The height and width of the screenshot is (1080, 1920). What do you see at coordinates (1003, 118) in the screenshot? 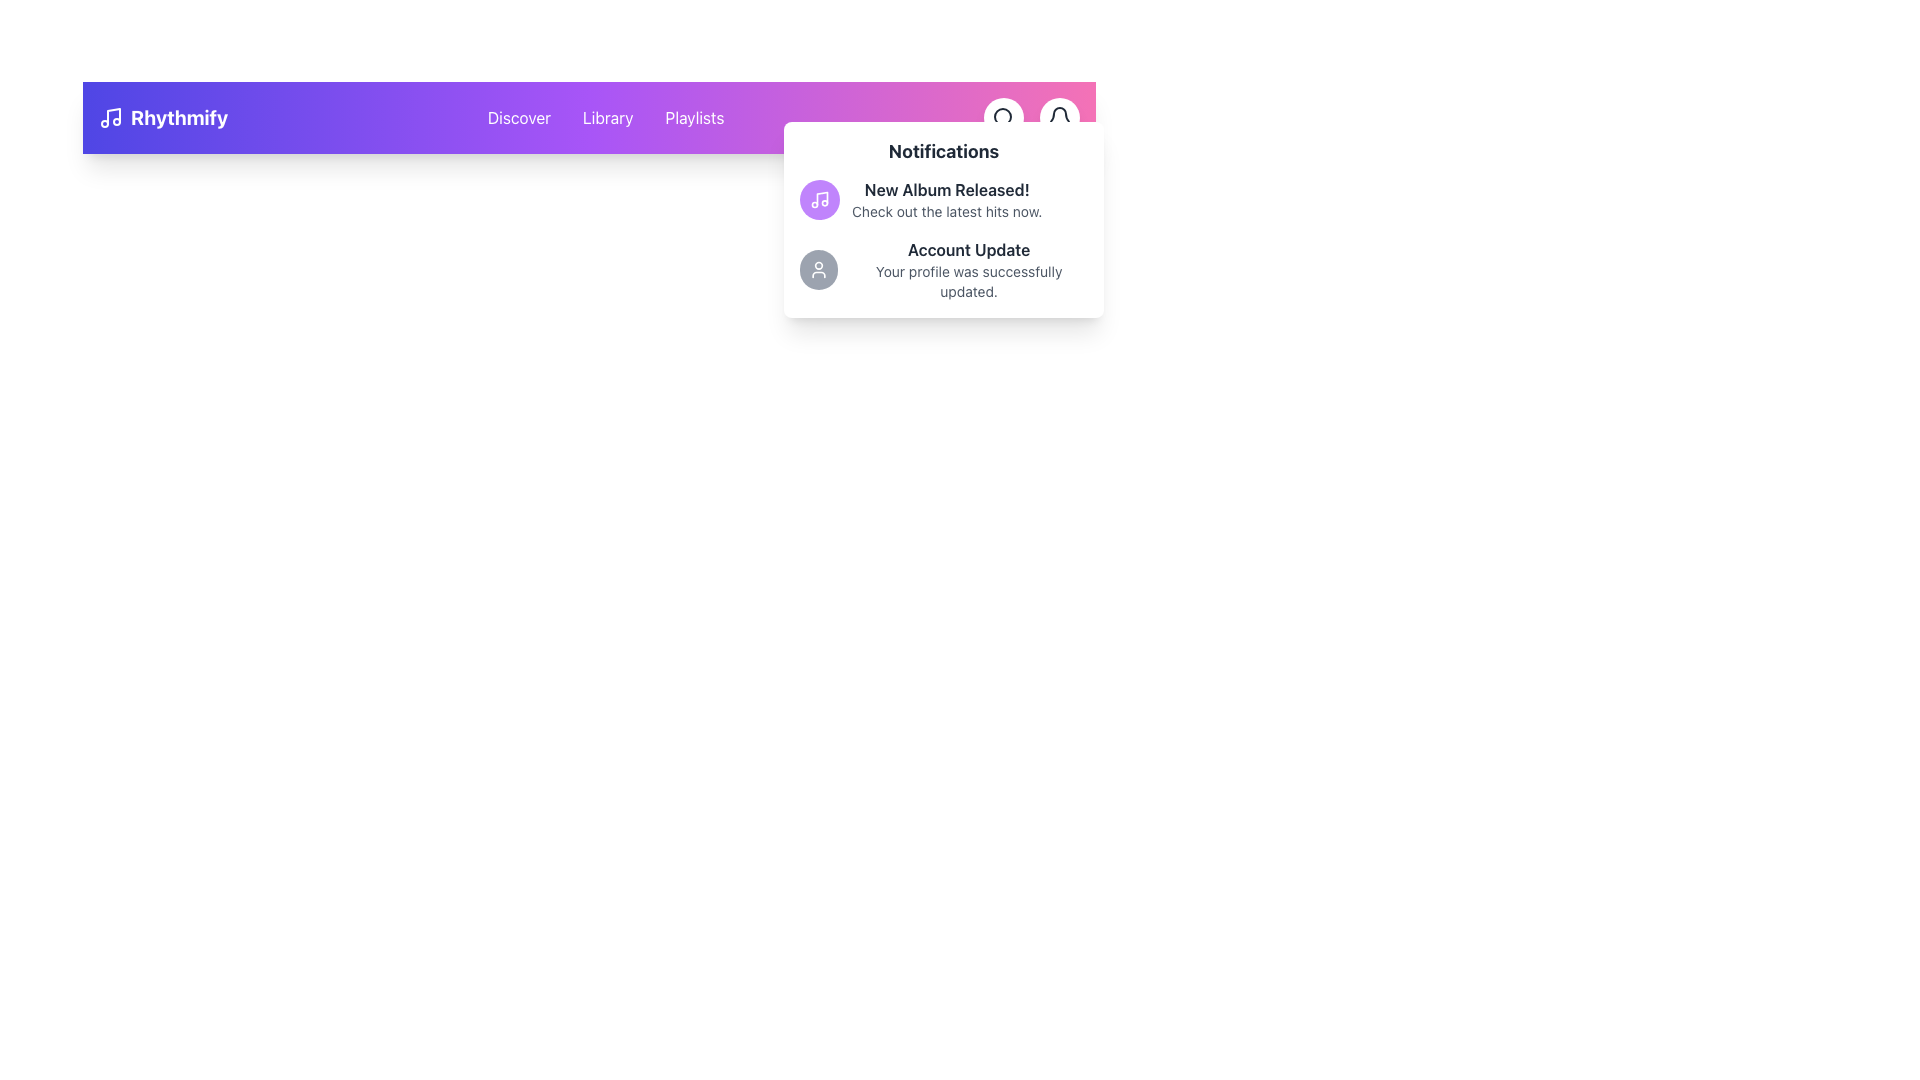
I see `the circular search button with an embedded icon located on the right side of the horizontal menu bar to experience the scale animation` at bounding box center [1003, 118].